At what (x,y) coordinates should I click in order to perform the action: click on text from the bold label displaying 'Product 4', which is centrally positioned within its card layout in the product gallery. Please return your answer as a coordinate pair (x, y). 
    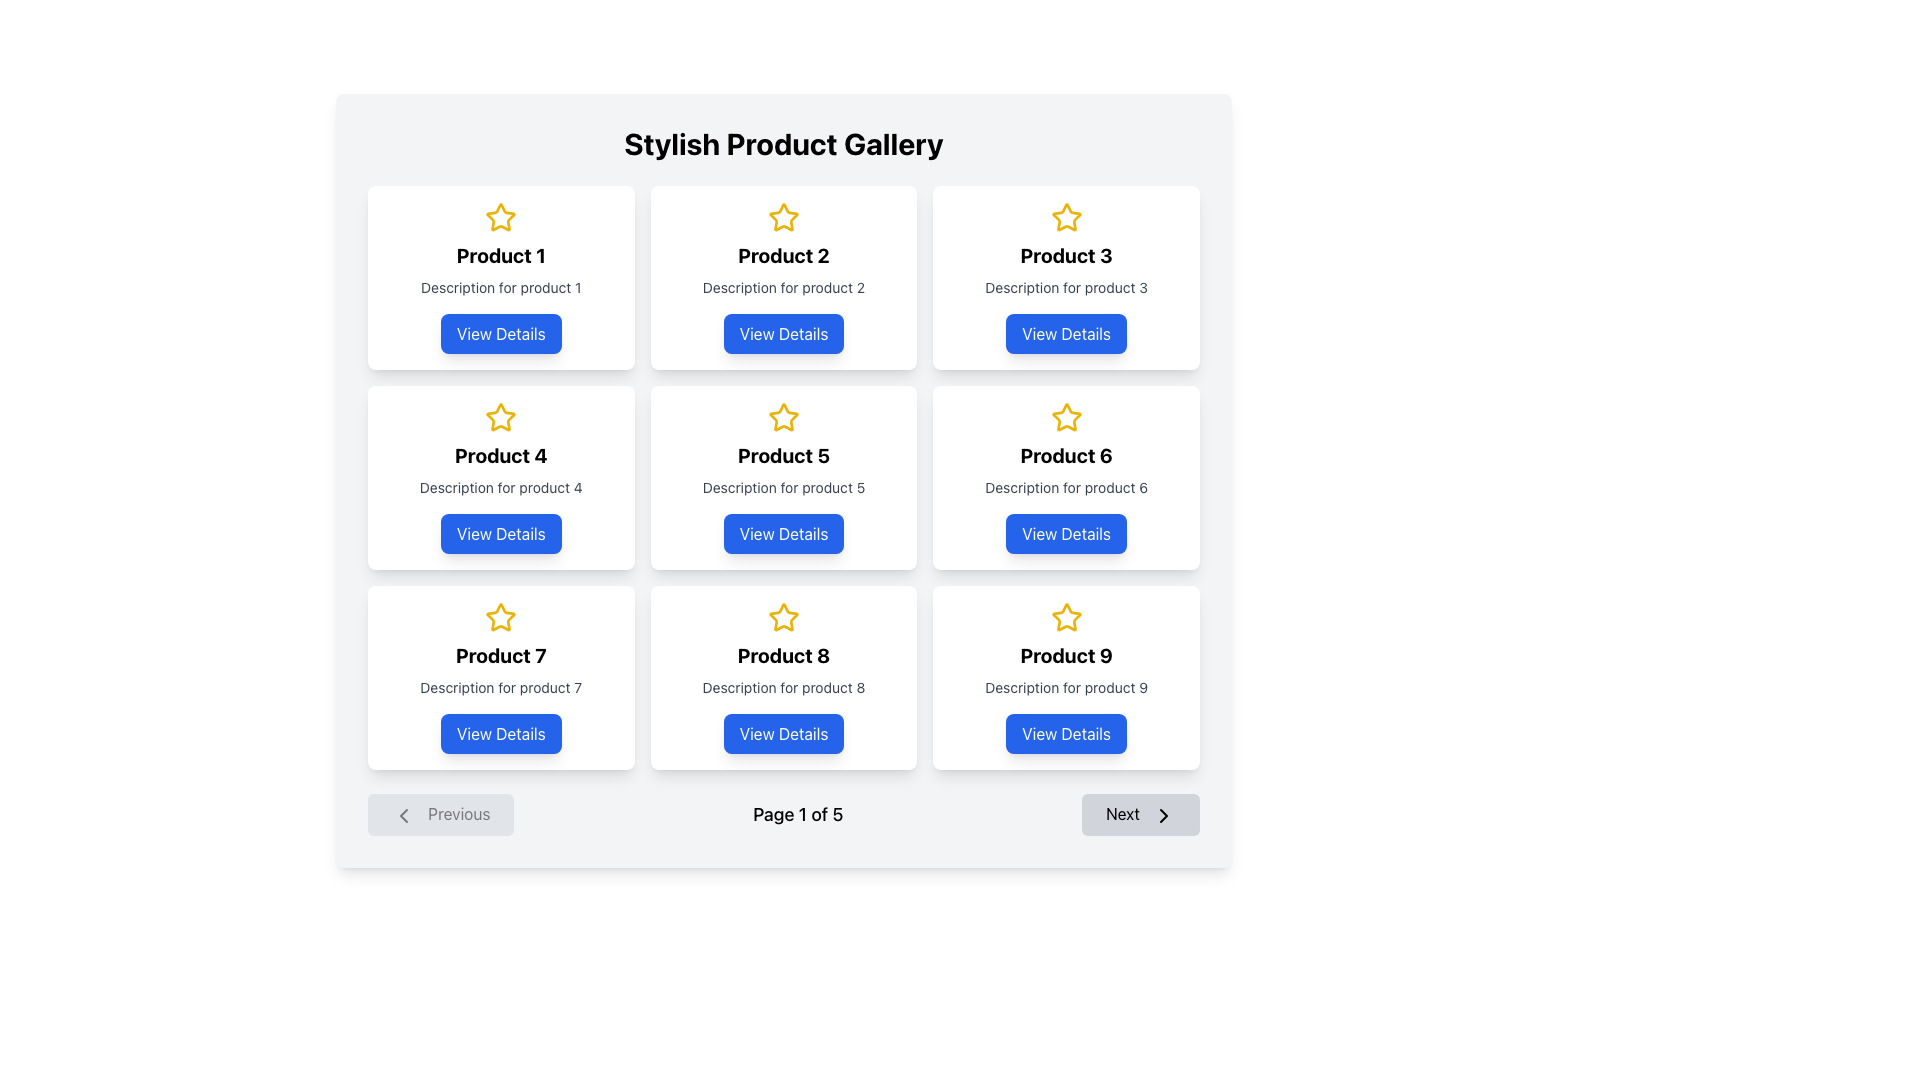
    Looking at the image, I should click on (501, 455).